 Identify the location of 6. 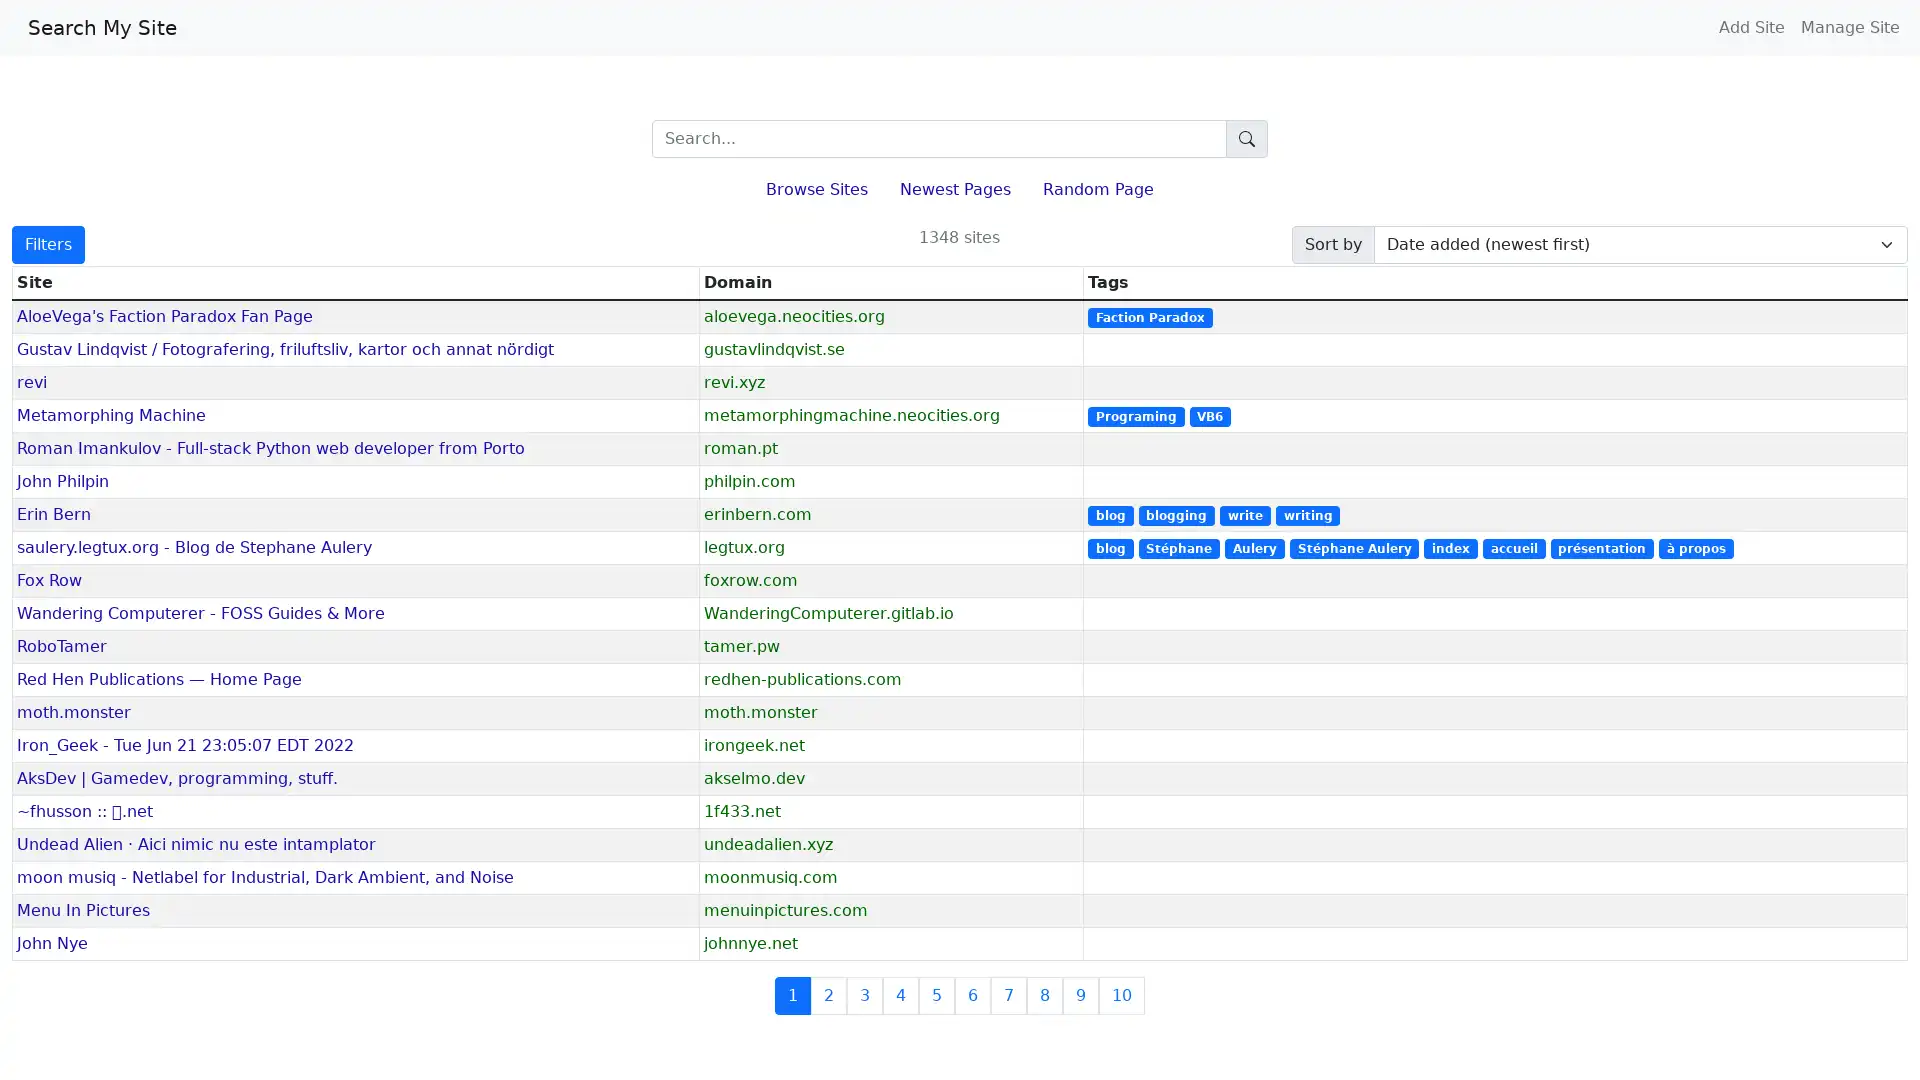
(973, 995).